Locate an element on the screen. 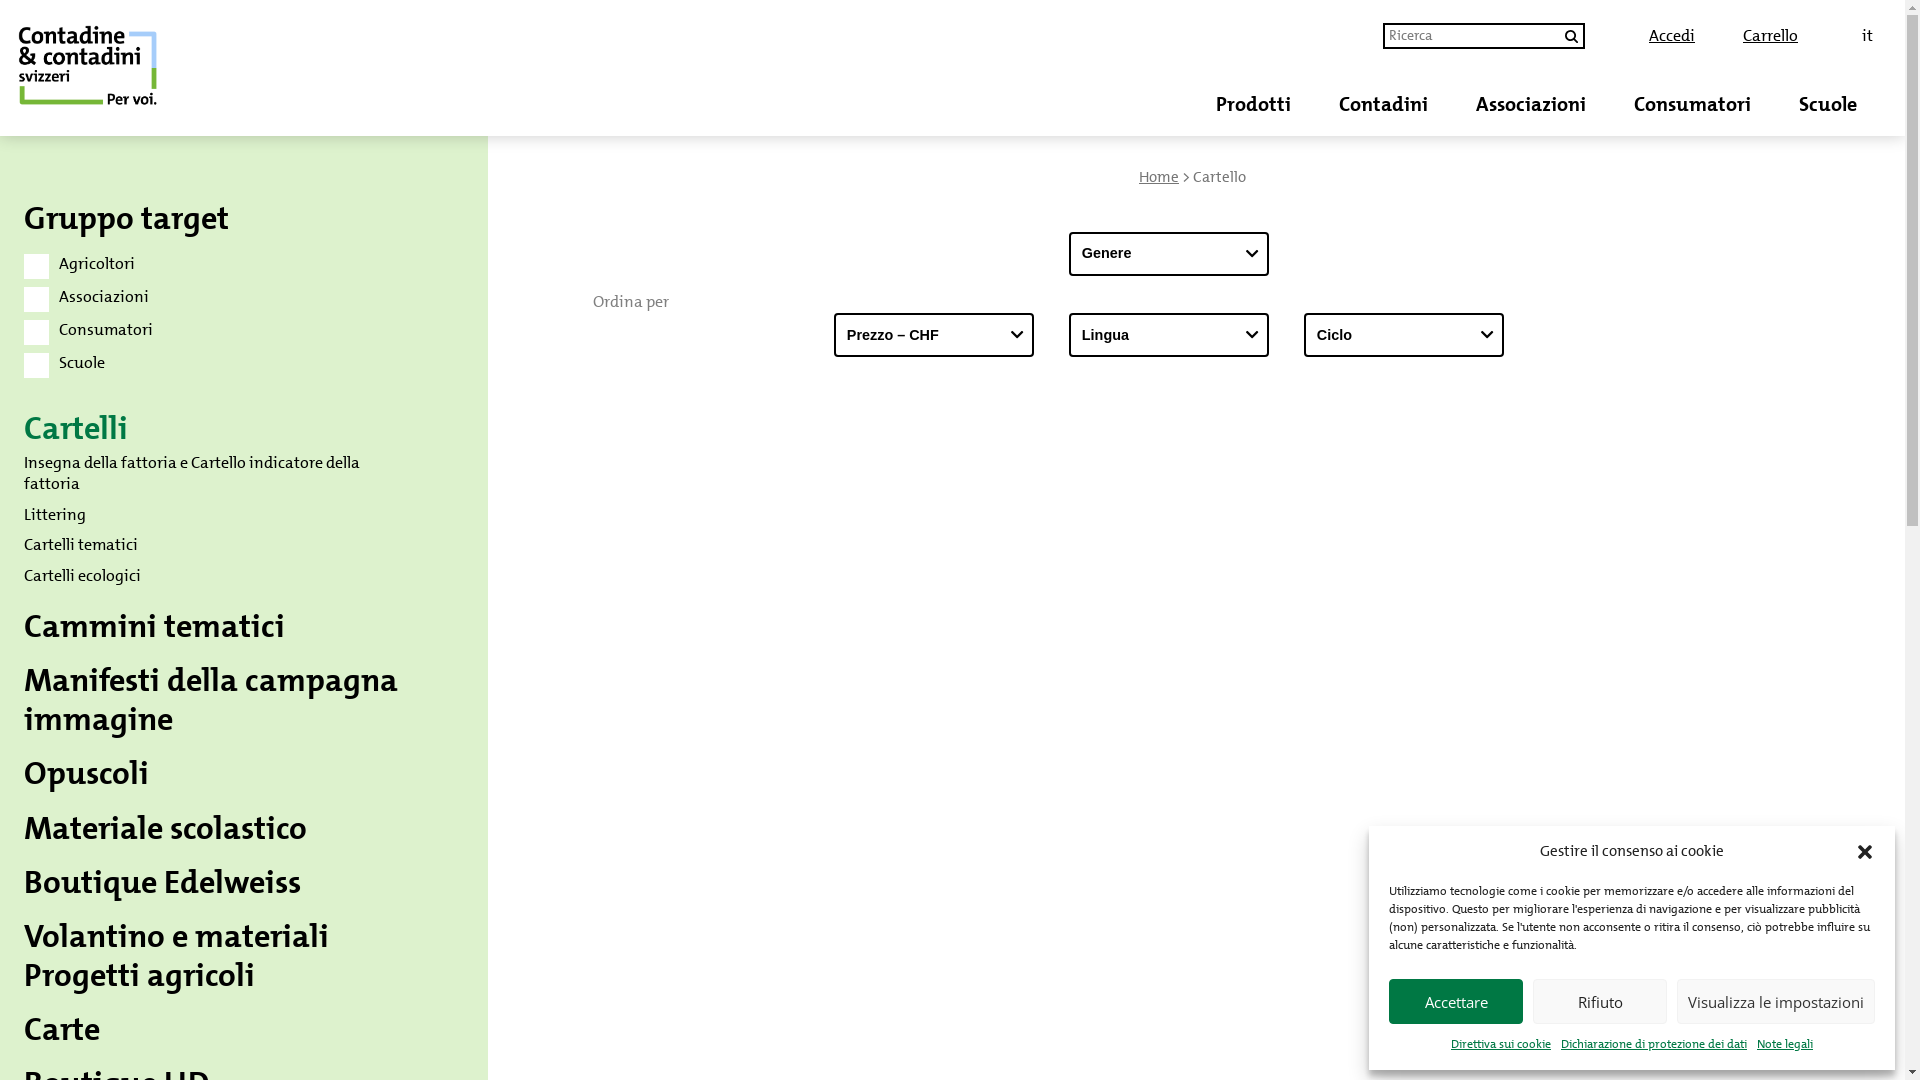 The image size is (1920, 1080). 'Littering' is located at coordinates (54, 513).